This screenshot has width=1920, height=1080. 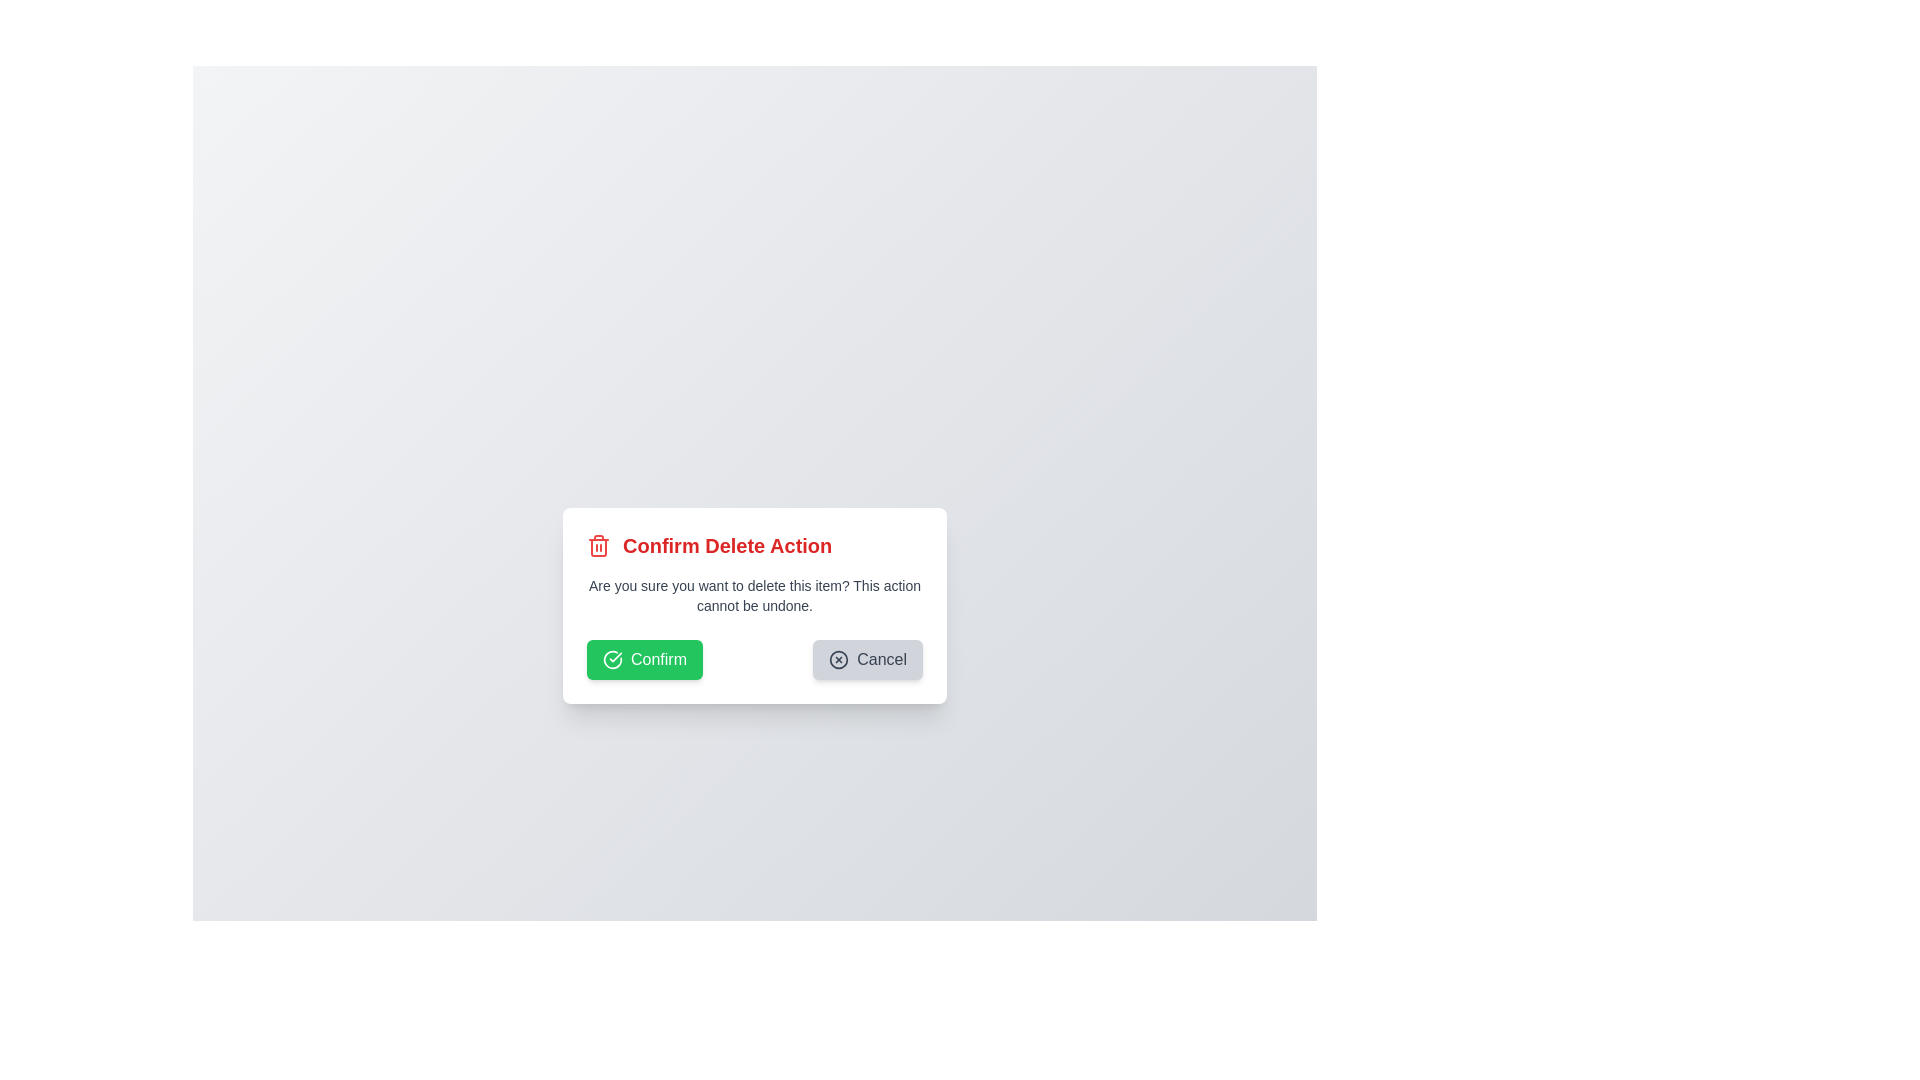 I want to click on the cancel button located to the right of the confirm button in the modal dialog box, so click(x=868, y=659).